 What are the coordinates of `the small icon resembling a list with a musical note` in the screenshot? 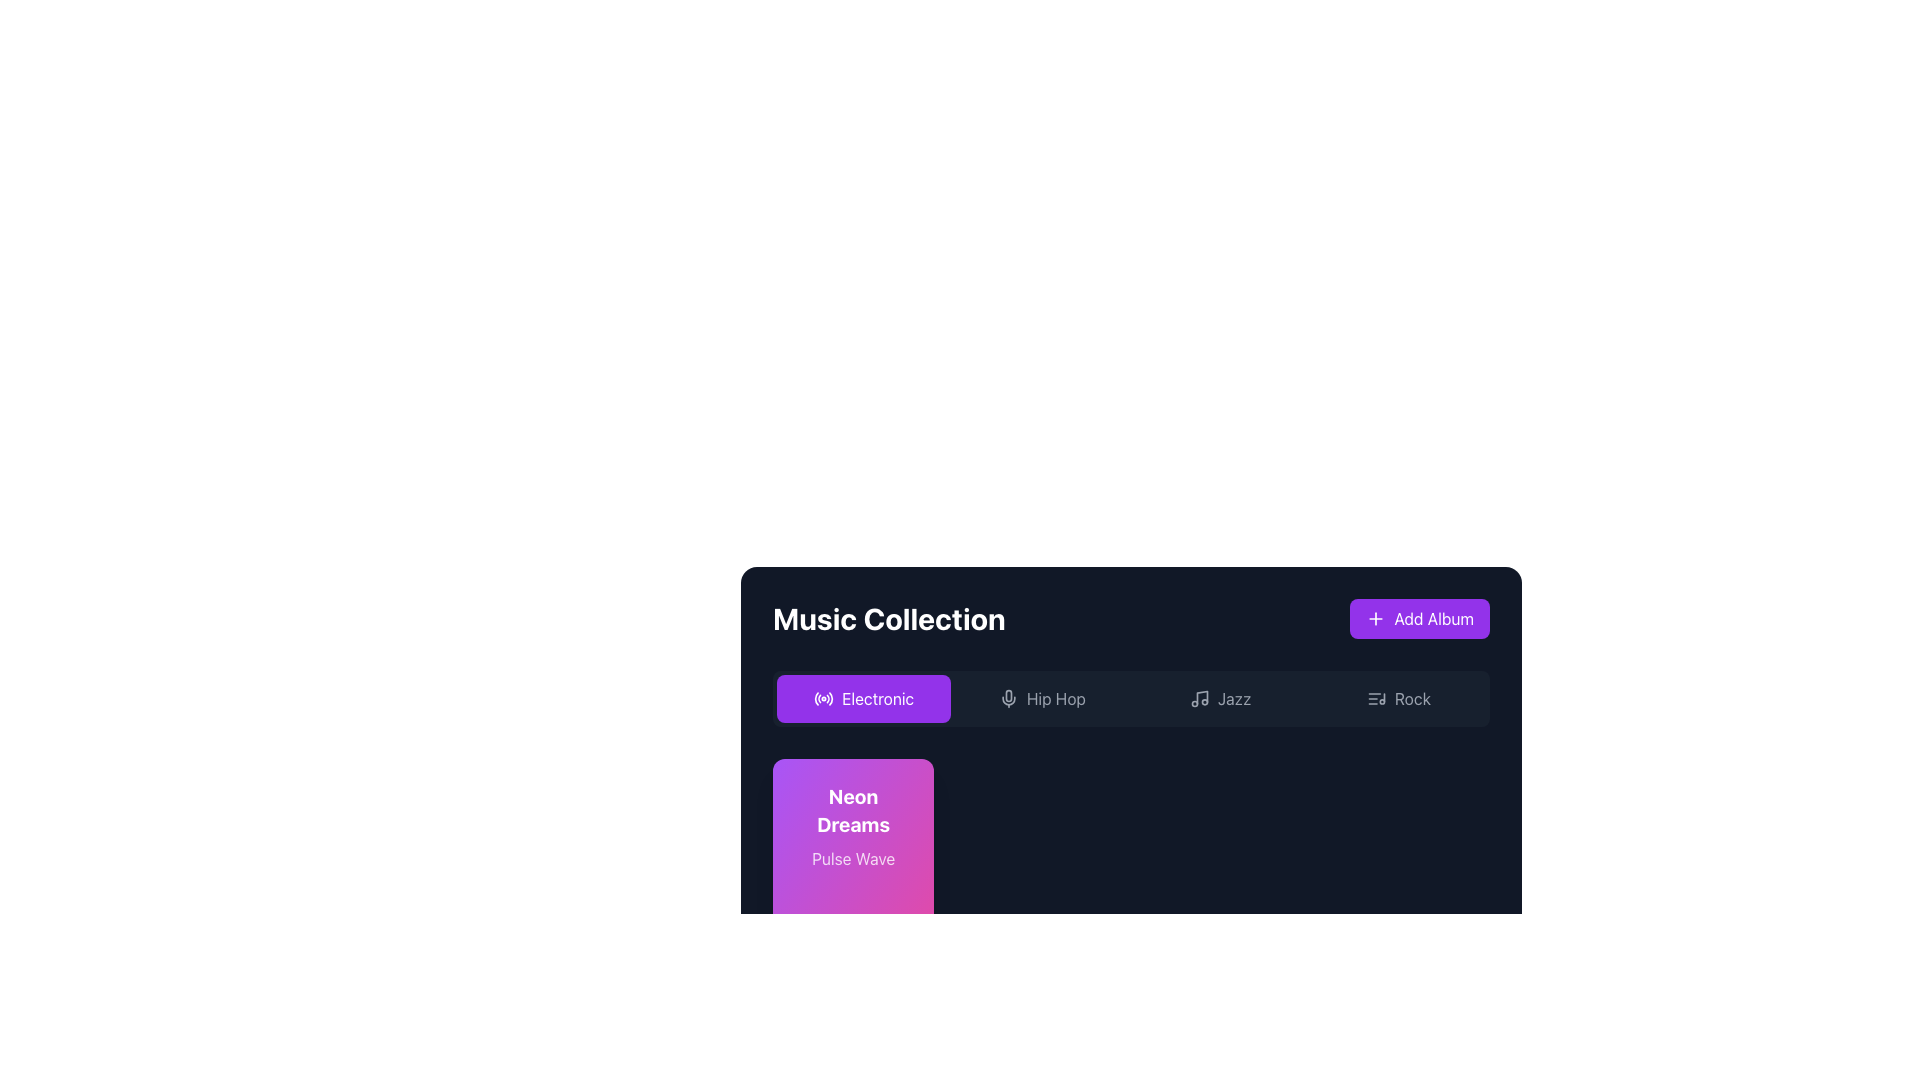 It's located at (1375, 697).